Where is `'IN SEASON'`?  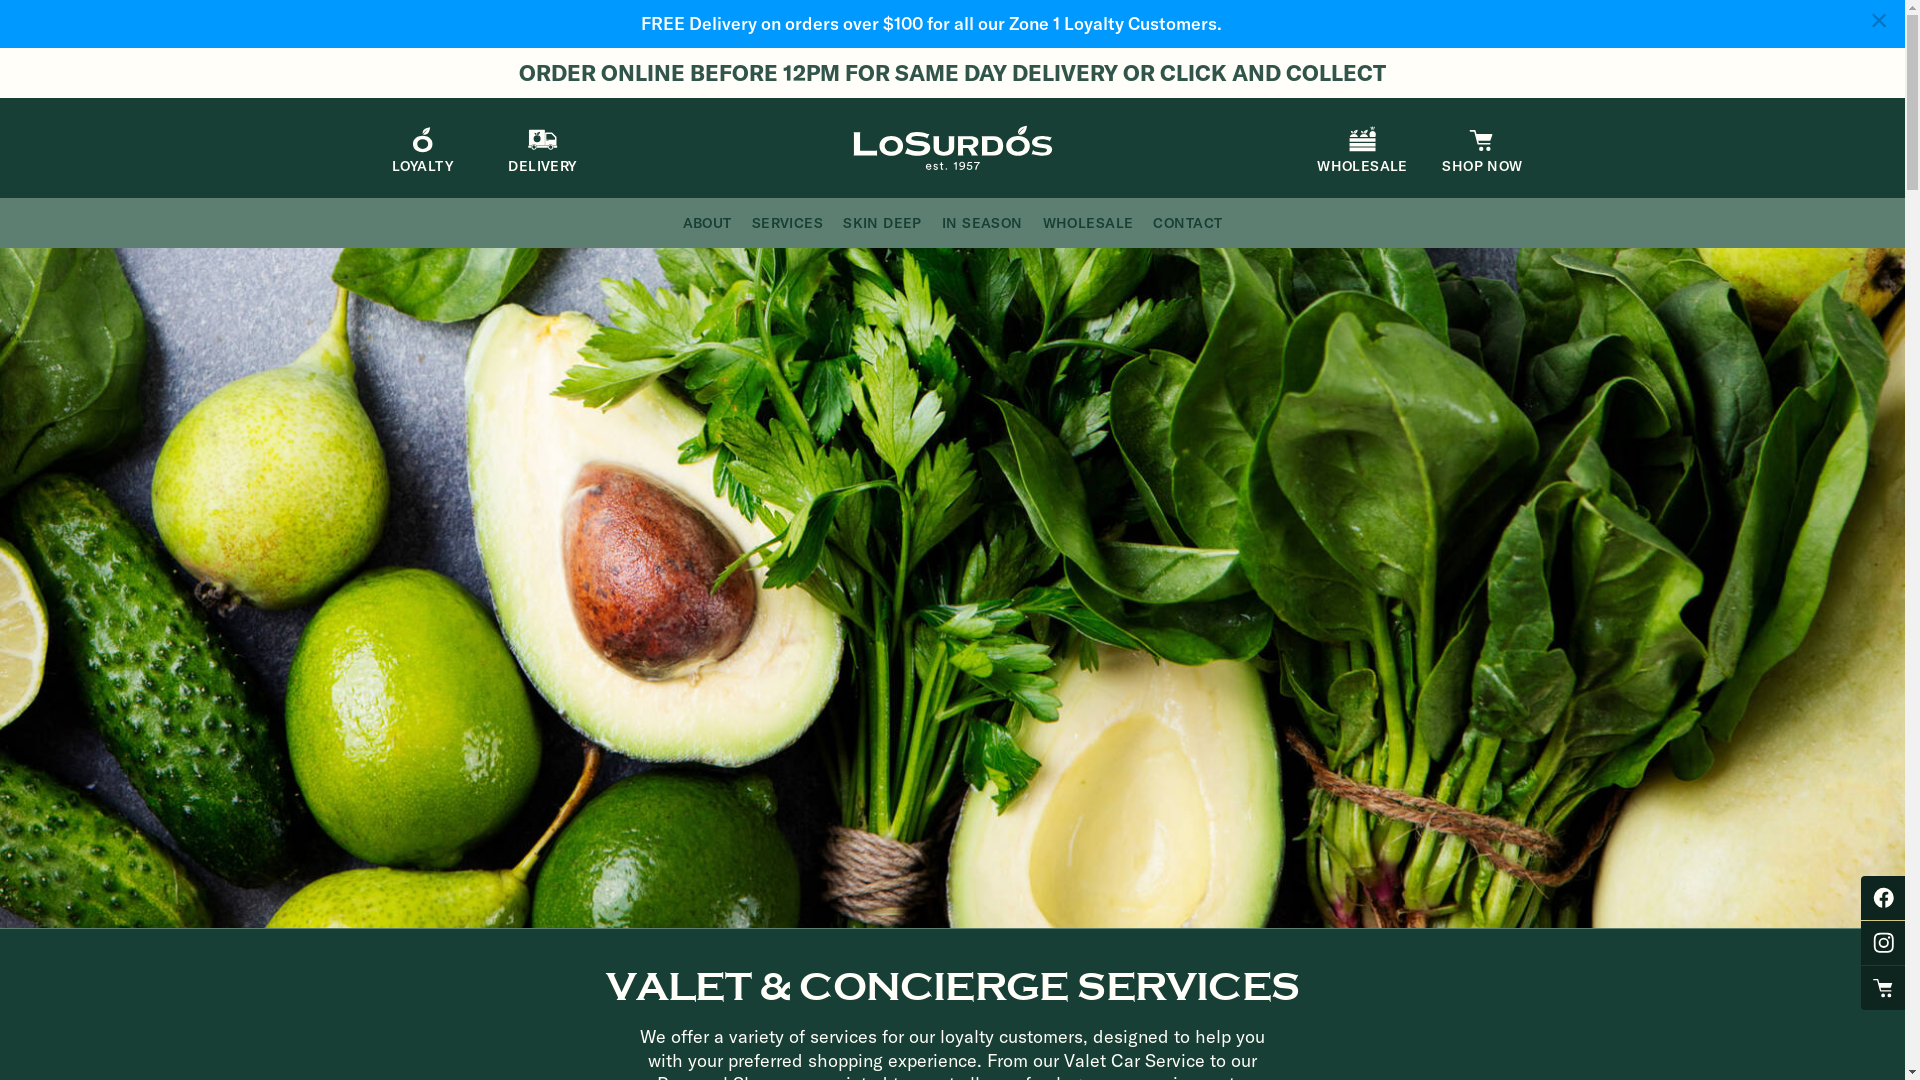 'IN SEASON' is located at coordinates (930, 223).